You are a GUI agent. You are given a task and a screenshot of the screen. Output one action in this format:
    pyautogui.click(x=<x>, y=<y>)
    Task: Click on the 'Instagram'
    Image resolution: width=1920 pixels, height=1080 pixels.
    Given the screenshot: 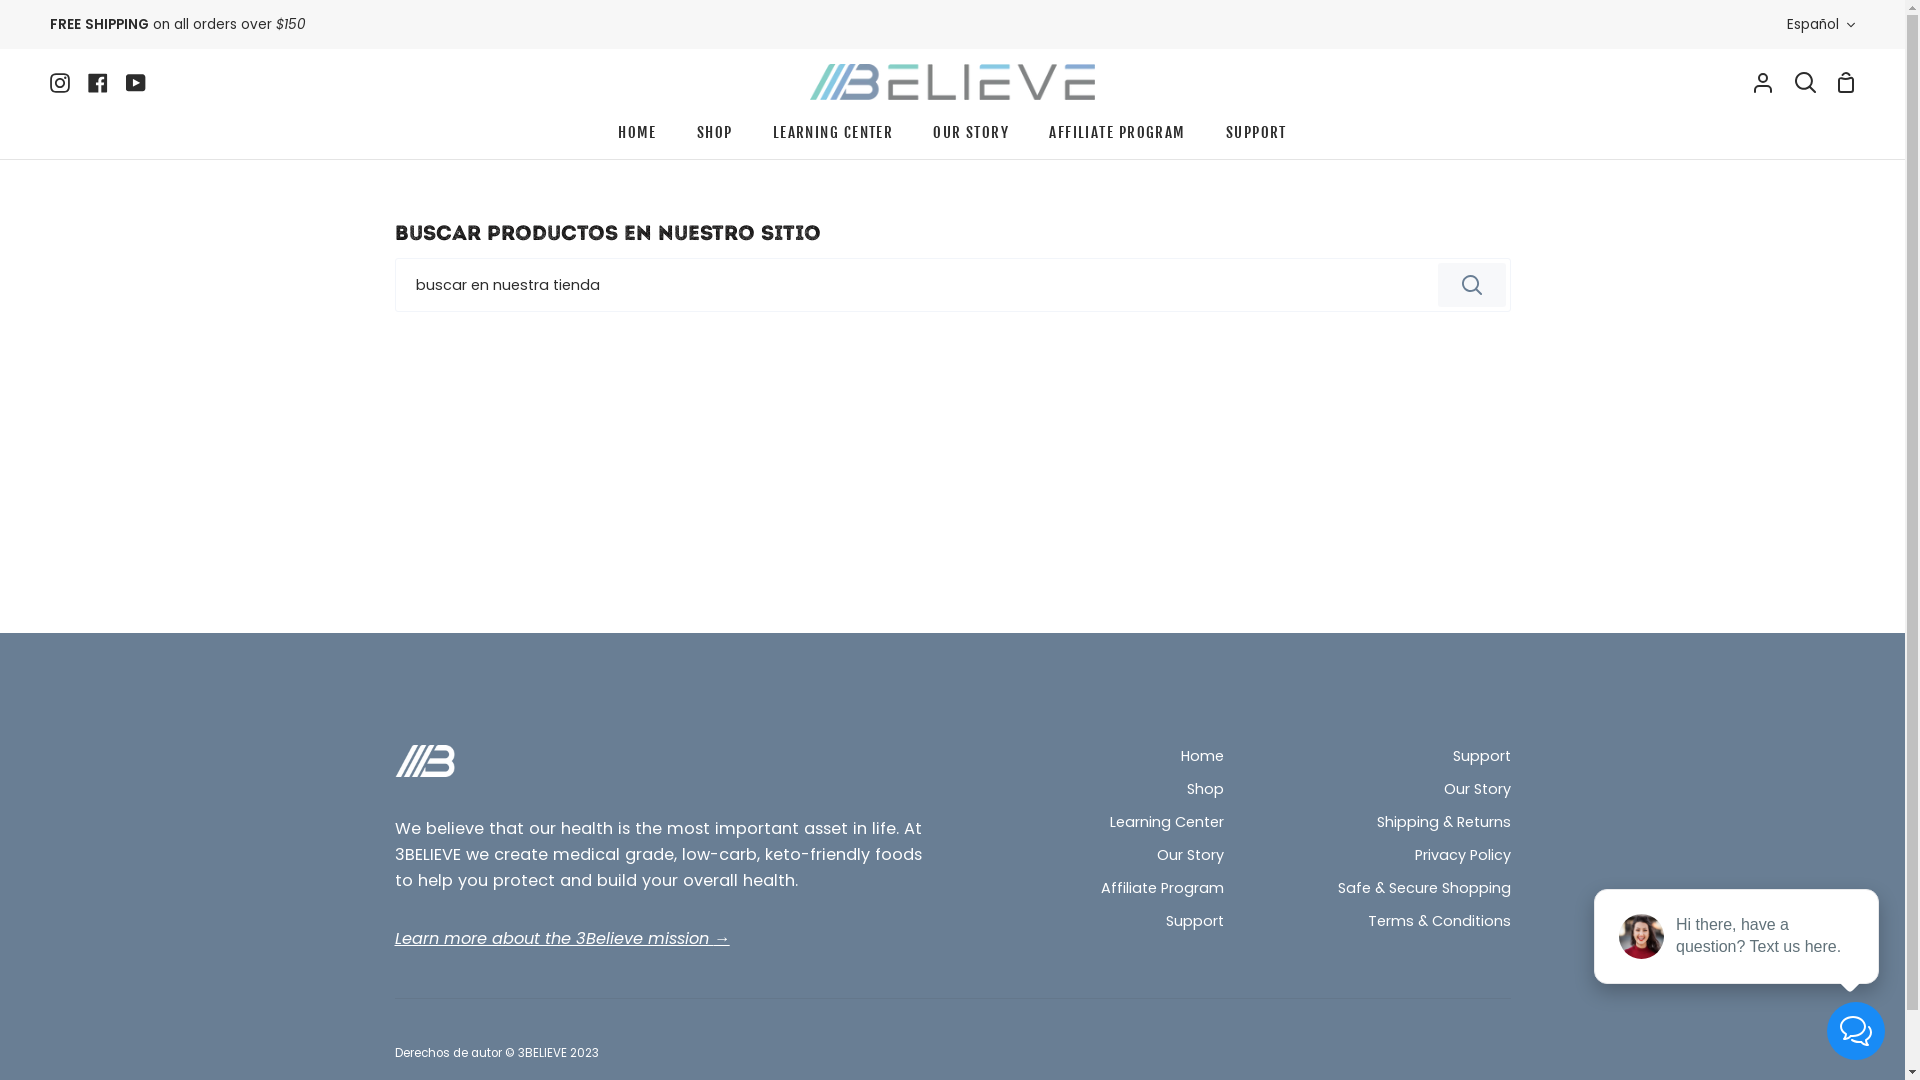 What is the action you would take?
    pyautogui.click(x=49, y=80)
    